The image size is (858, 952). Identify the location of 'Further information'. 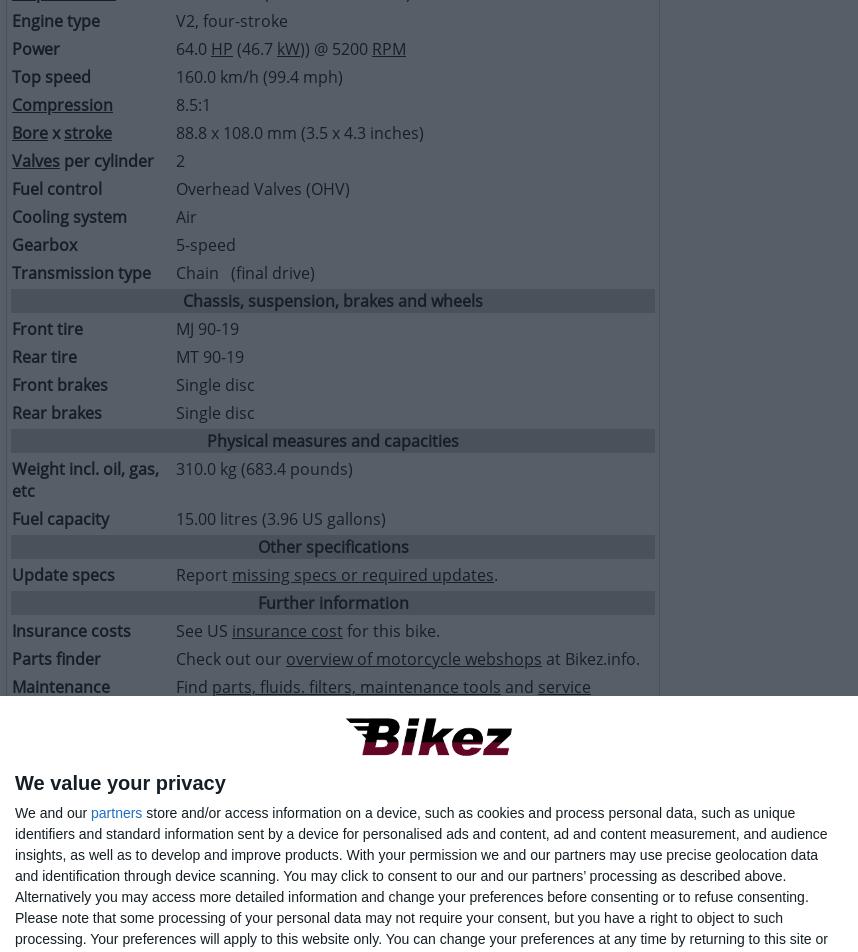
(331, 602).